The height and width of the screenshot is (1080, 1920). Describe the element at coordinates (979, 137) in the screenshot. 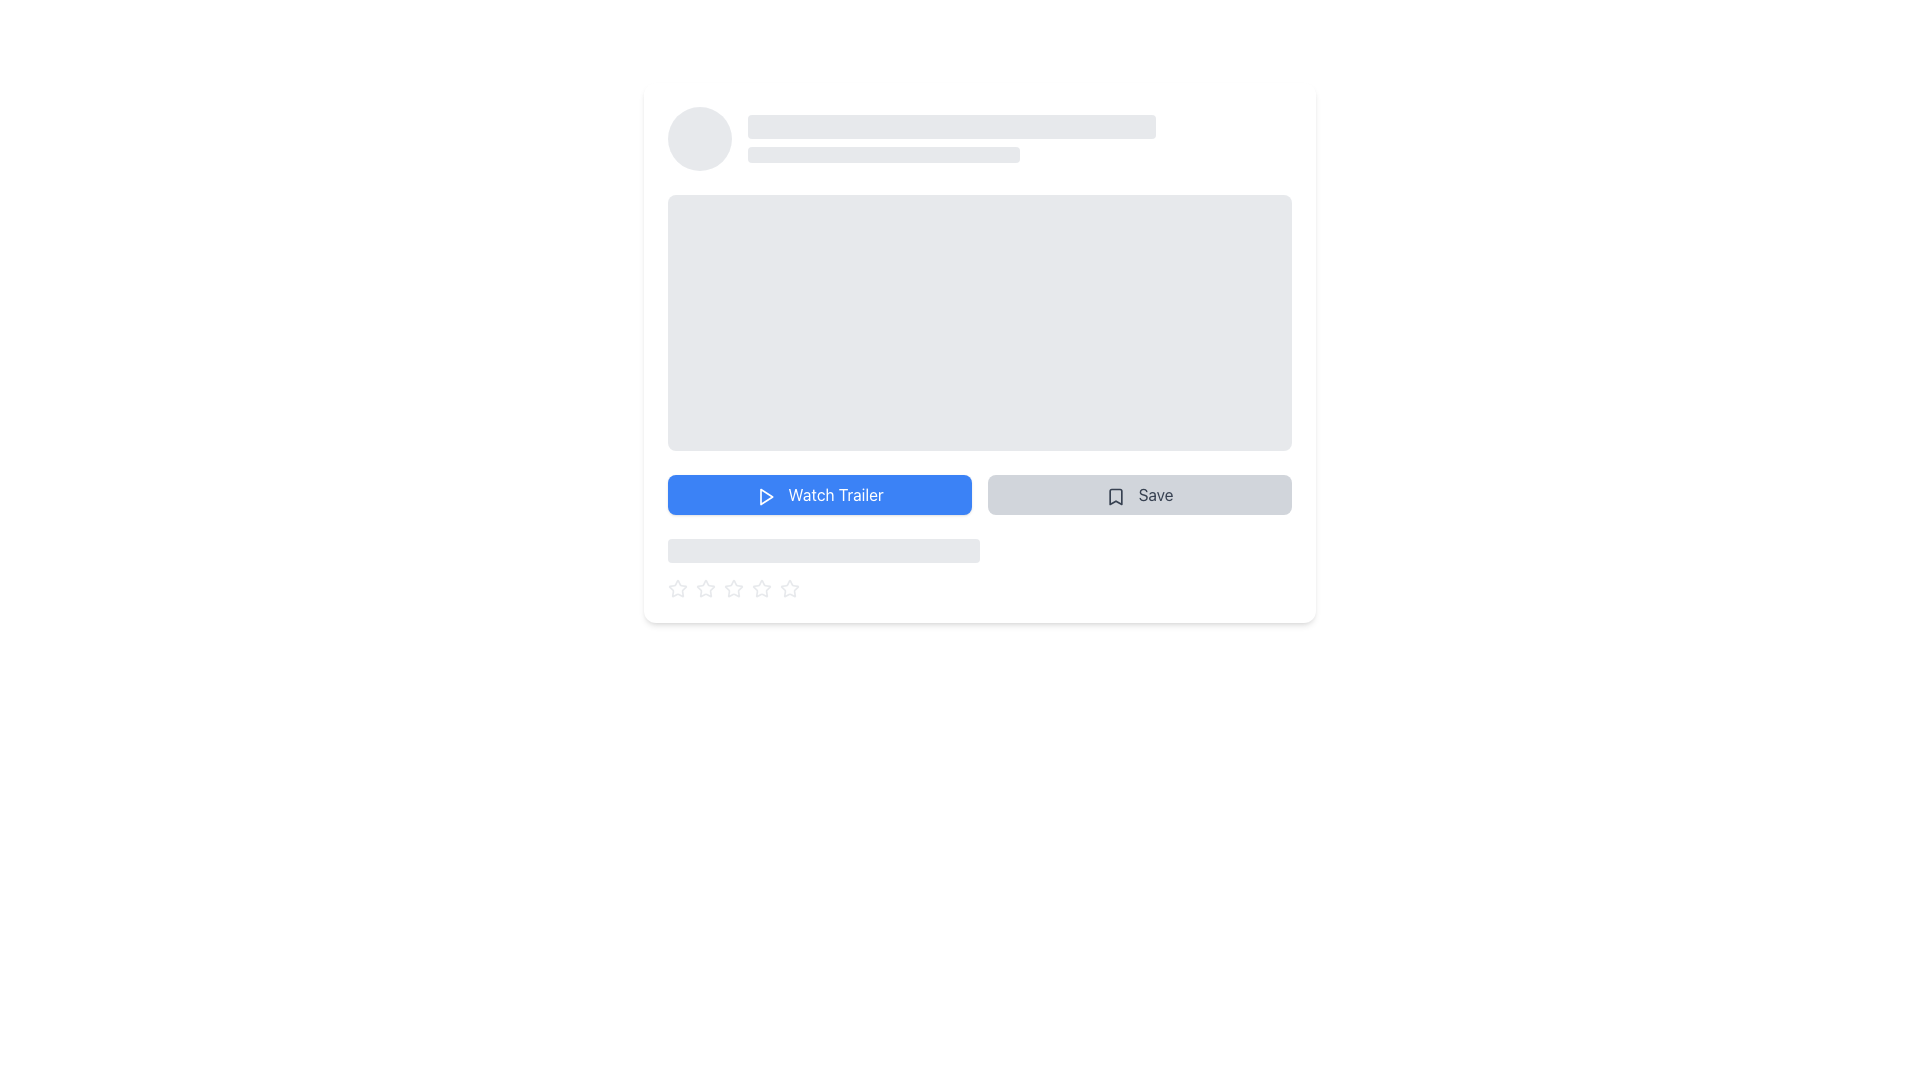

I see `the Content Placeholder, which is a horizontal section with a circular placeholder on the left and two stacked rectangular content placeholders on the right, styled in light gray and featuring animated pulsing effects` at that location.